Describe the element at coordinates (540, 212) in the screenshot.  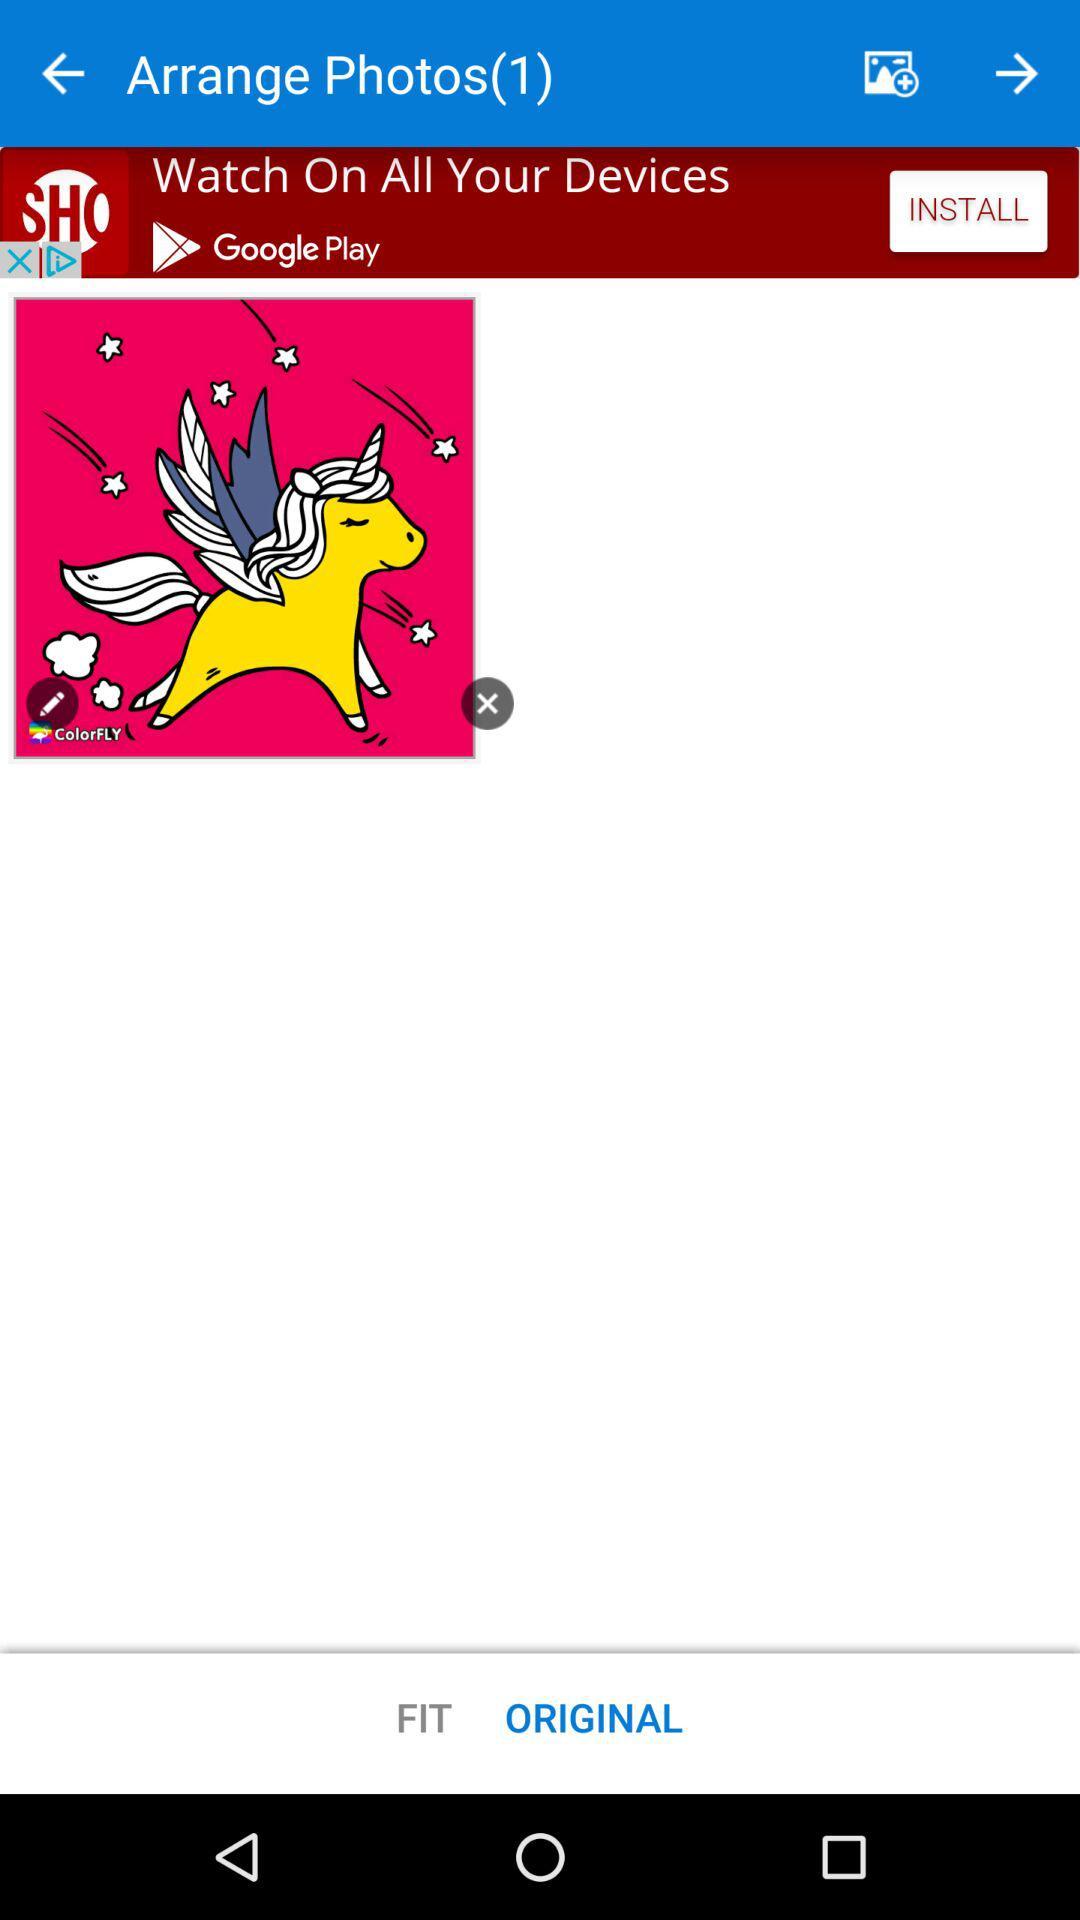
I see `advertisement` at that location.